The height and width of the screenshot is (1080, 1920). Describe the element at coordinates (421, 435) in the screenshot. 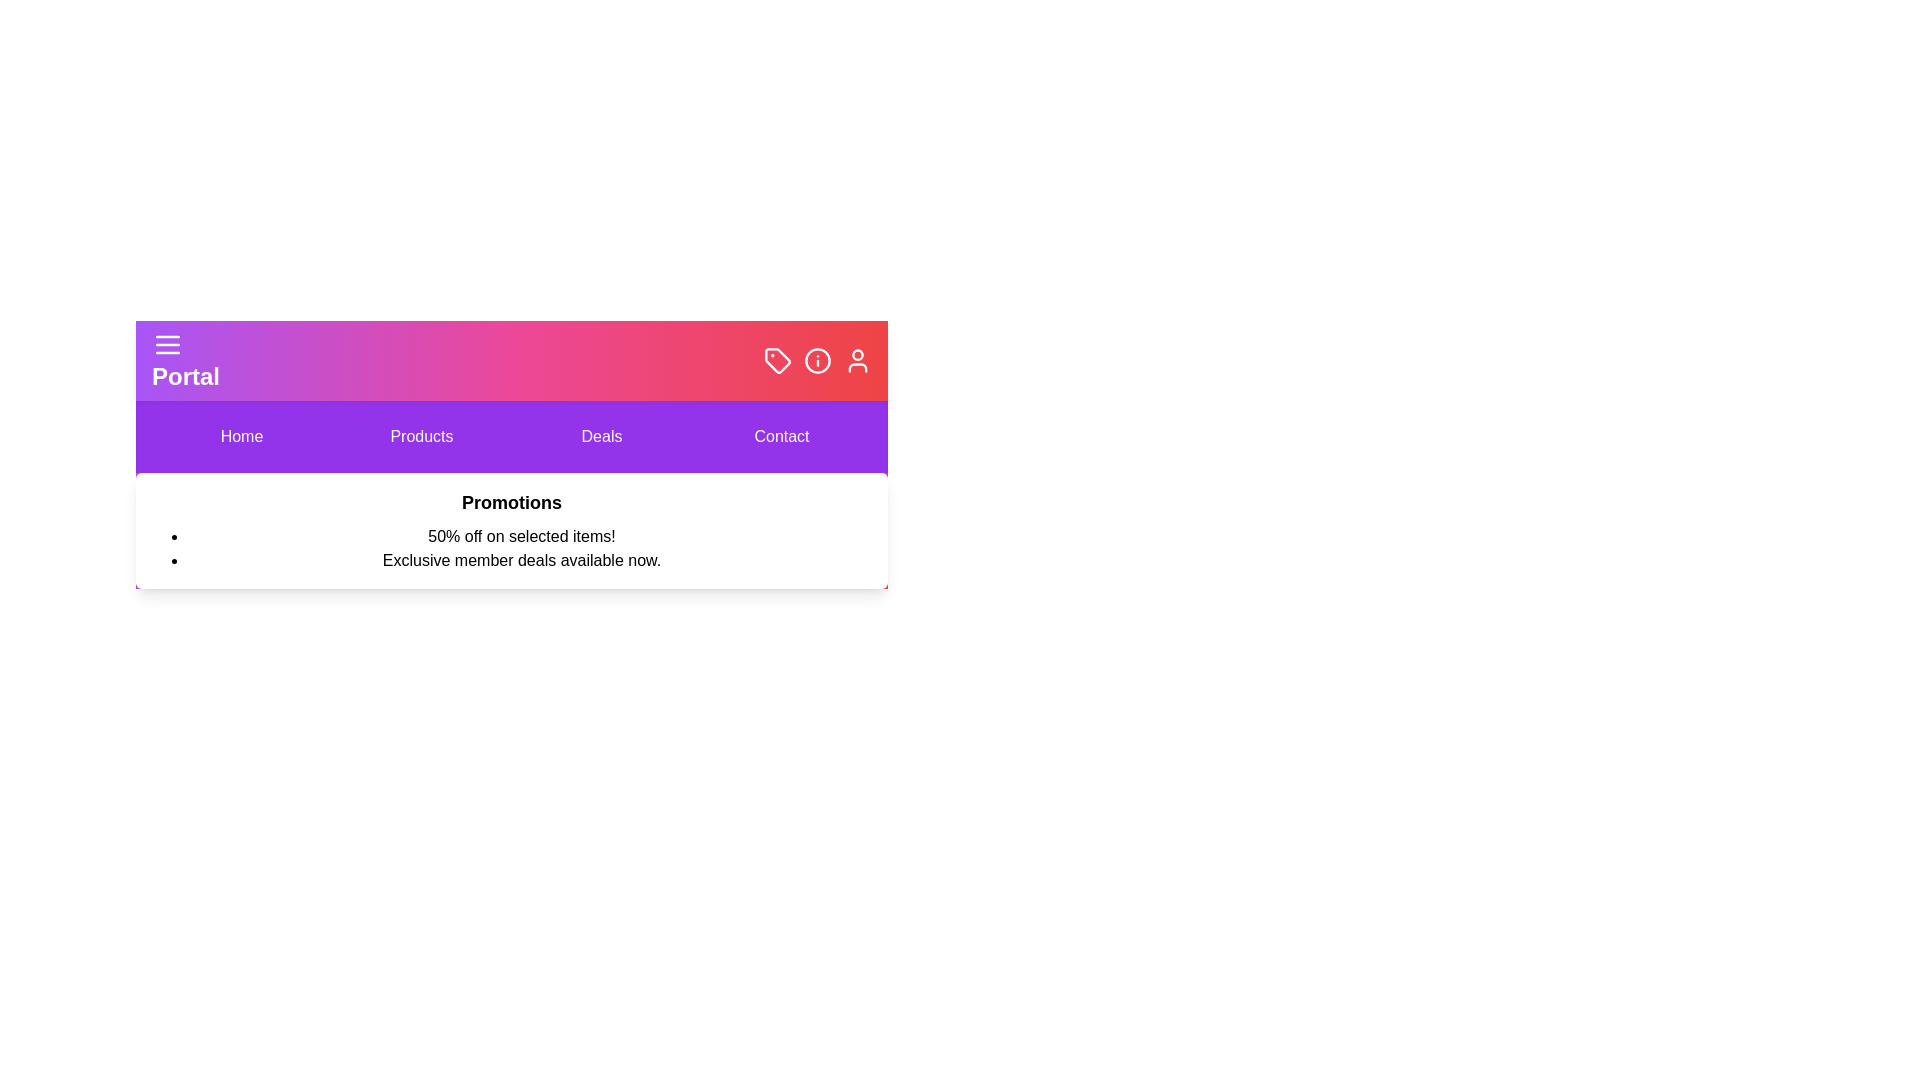

I see `the navigation item Products from the menu` at that location.